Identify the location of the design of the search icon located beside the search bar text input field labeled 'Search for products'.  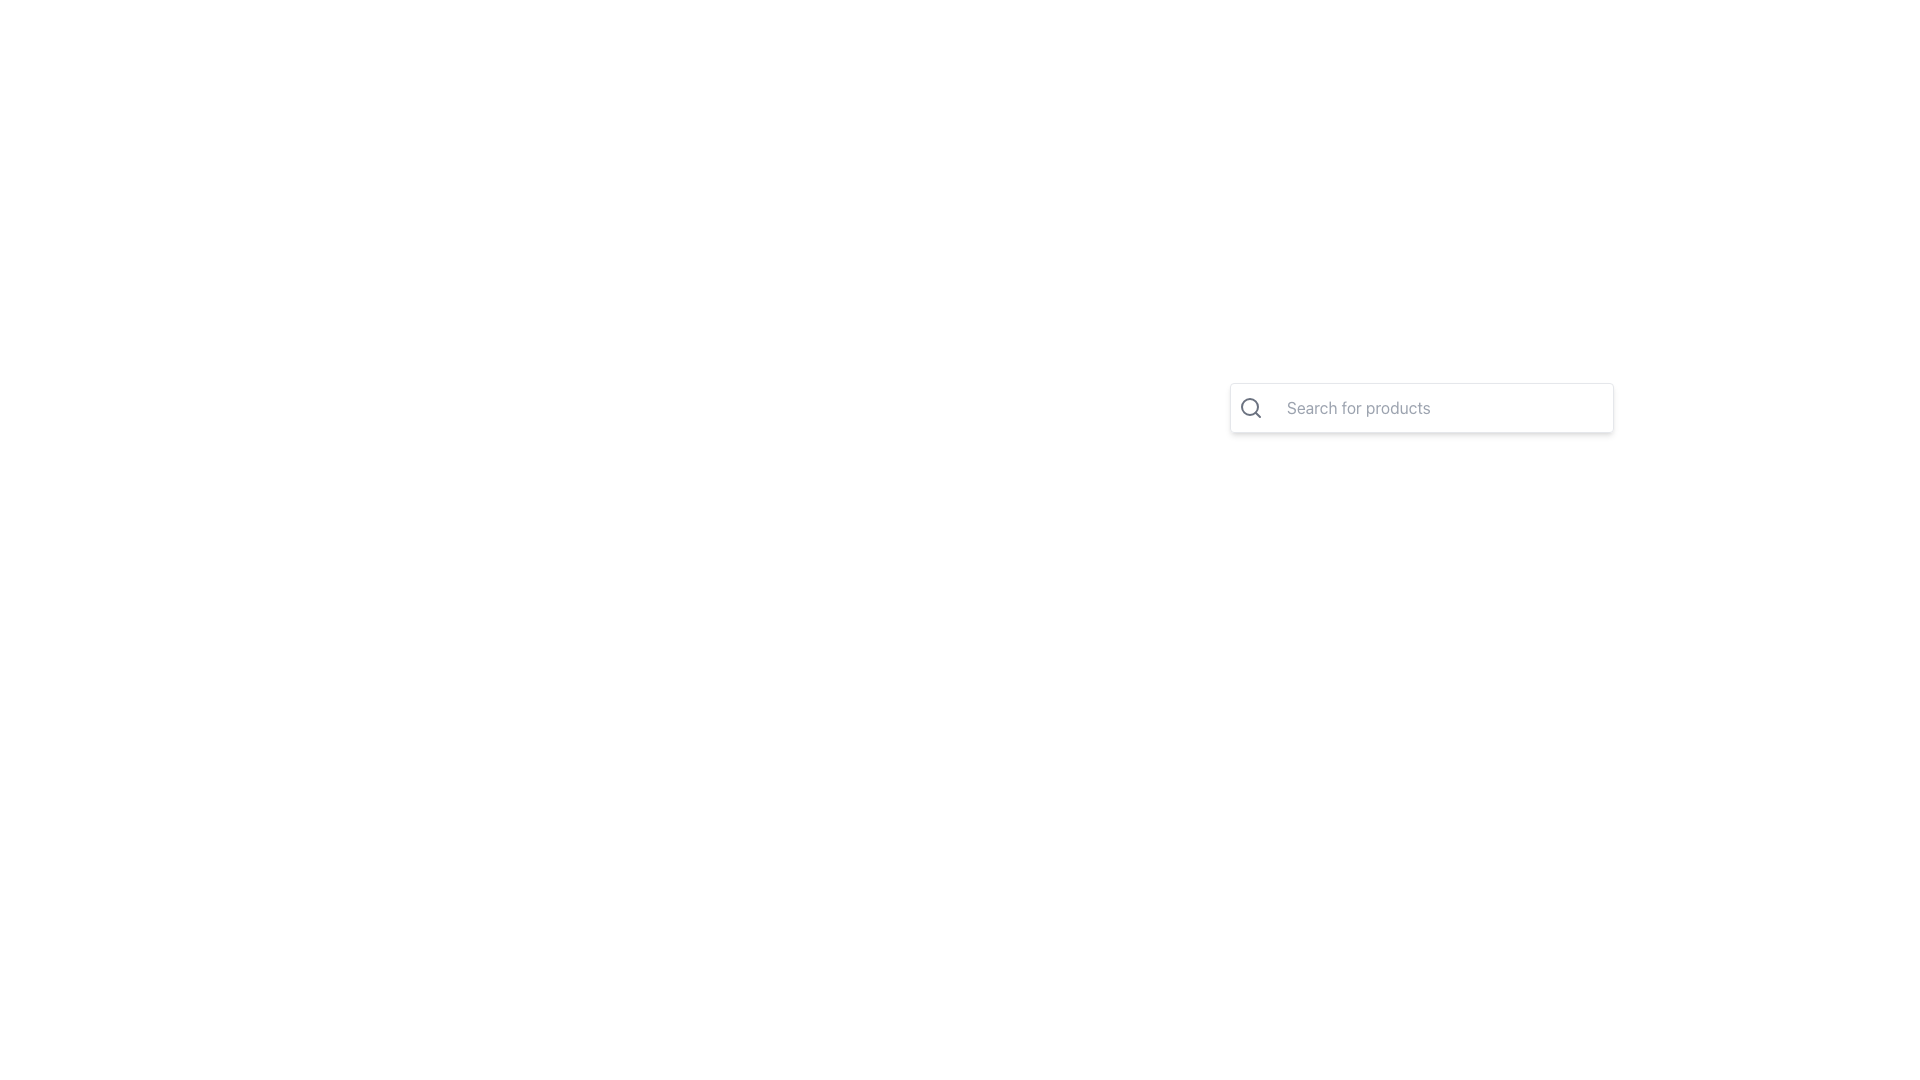
(1250, 407).